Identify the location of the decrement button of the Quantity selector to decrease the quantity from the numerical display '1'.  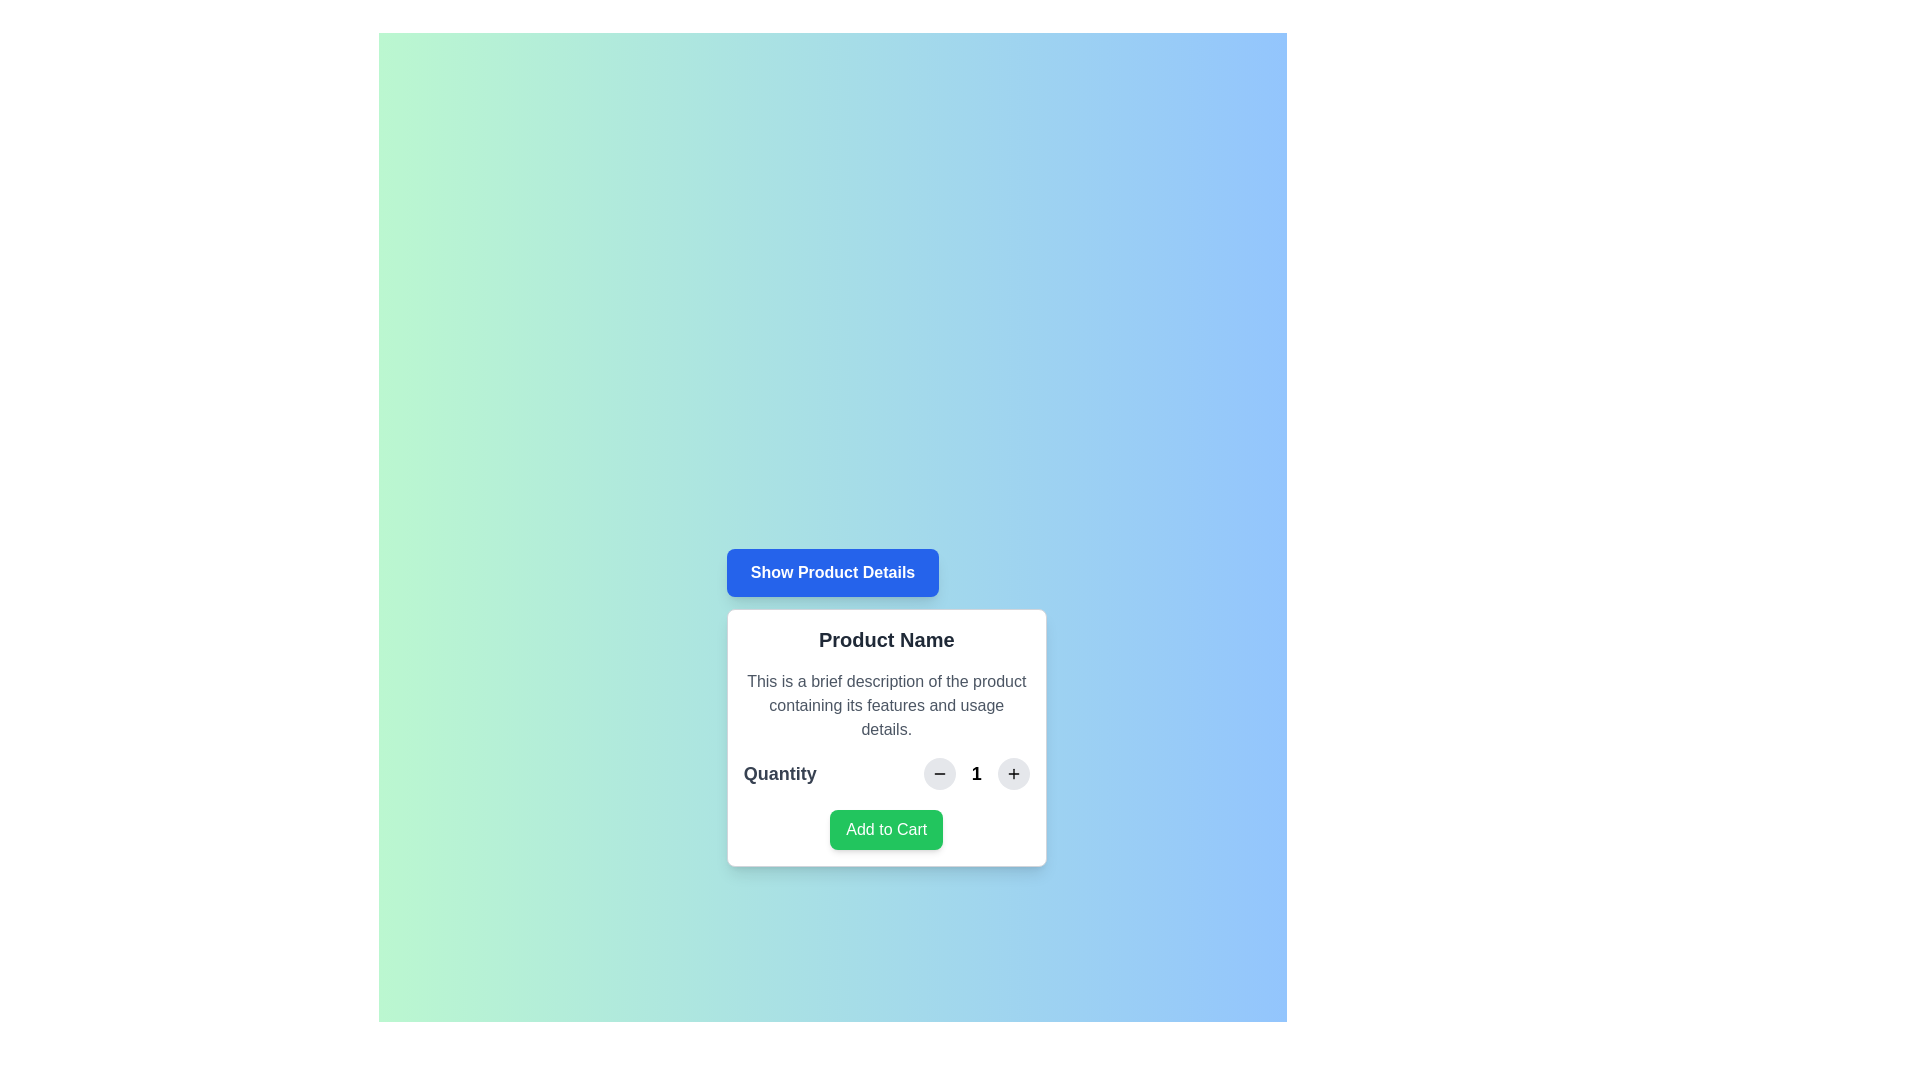
(885, 773).